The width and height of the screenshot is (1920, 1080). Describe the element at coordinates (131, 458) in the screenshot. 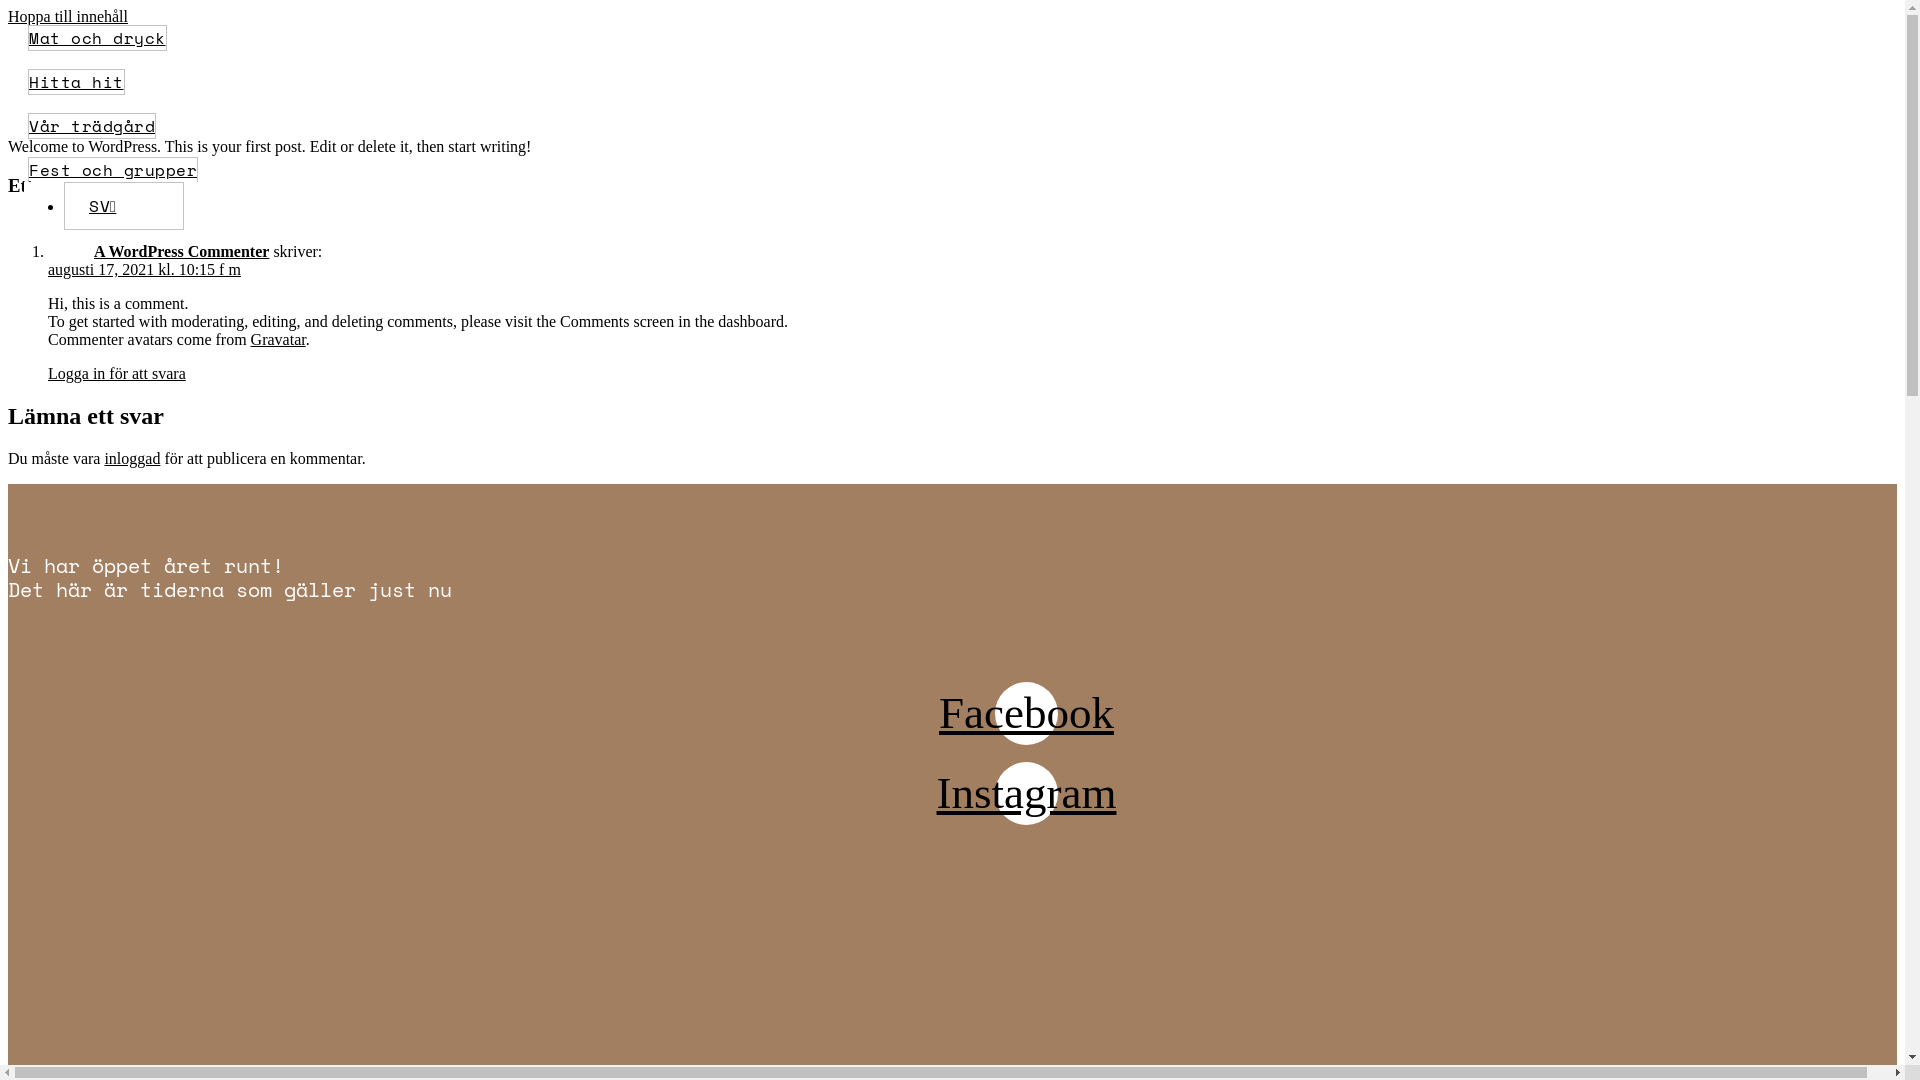

I see `'inloggad'` at that location.